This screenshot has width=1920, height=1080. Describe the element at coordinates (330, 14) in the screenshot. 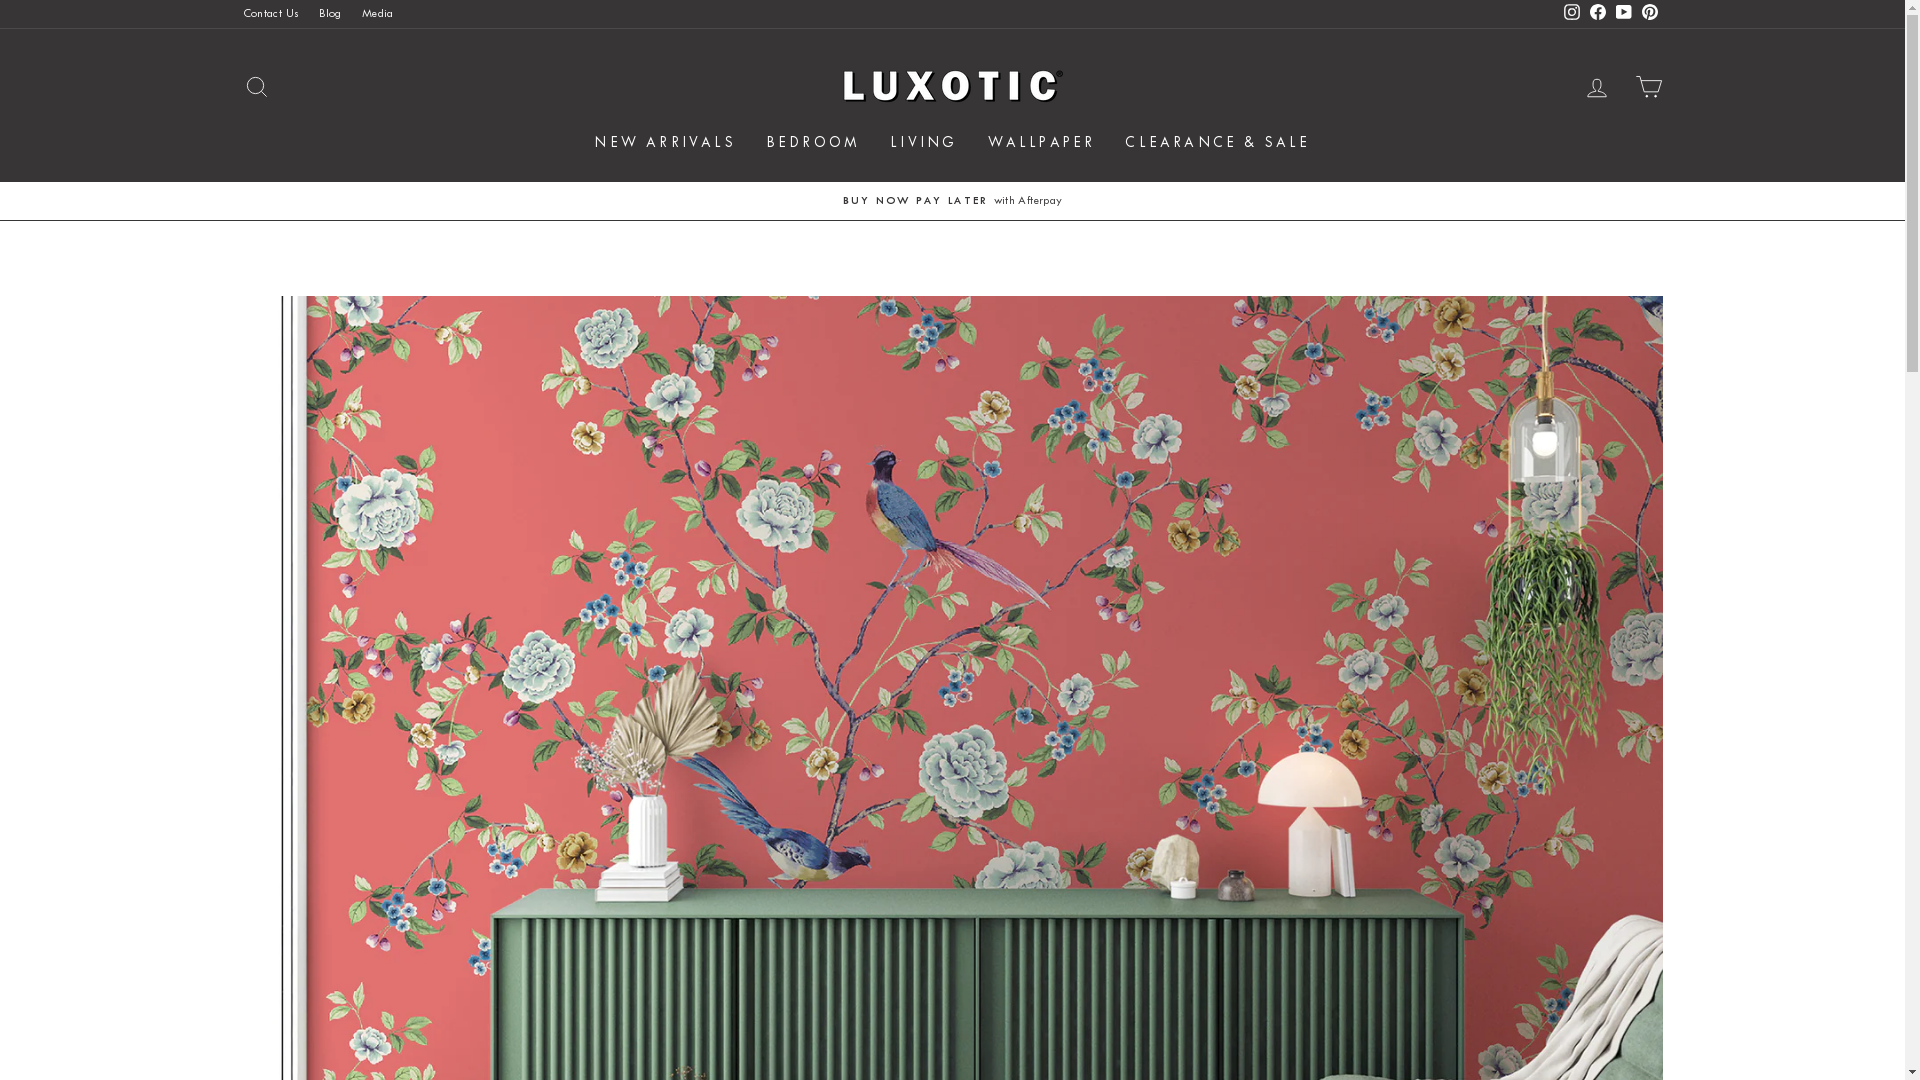

I see `'Blog'` at that location.